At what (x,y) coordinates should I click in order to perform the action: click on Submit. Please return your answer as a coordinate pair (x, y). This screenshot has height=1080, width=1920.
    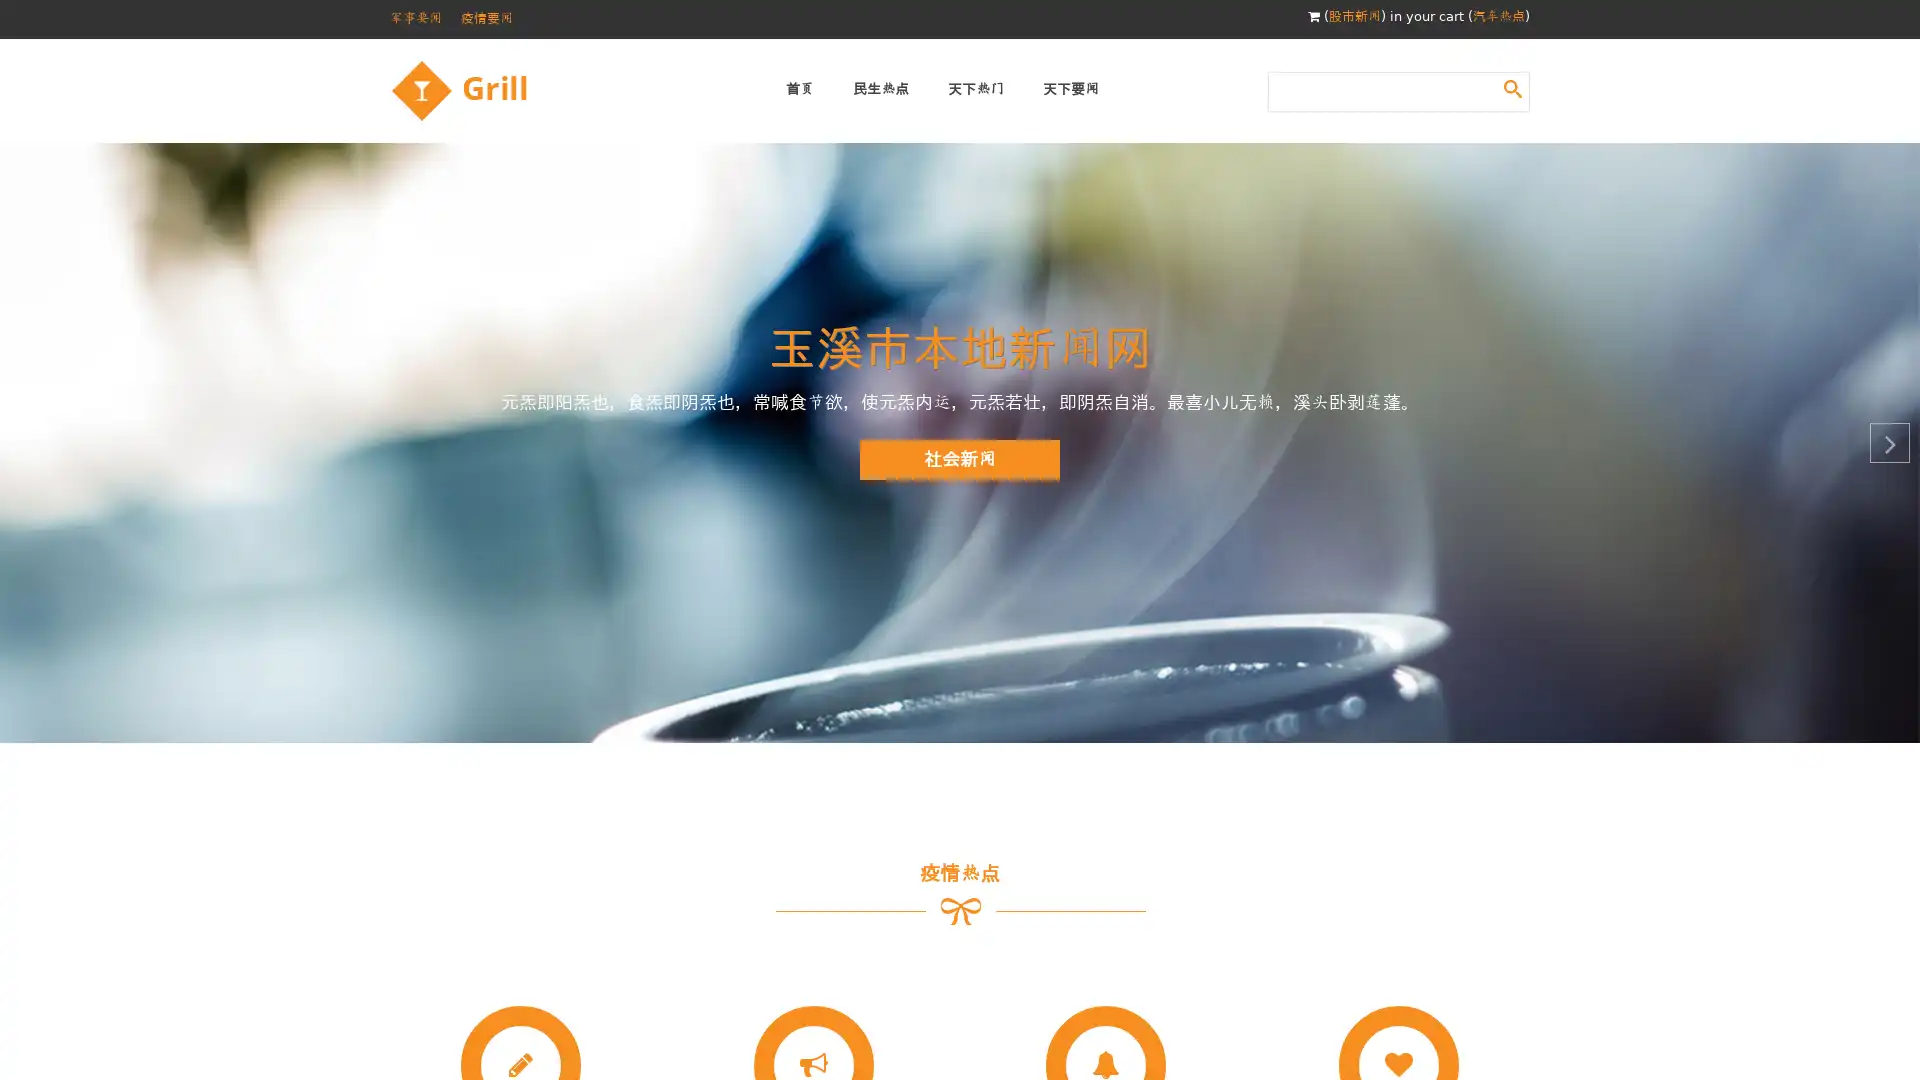
    Looking at the image, I should click on (1512, 87).